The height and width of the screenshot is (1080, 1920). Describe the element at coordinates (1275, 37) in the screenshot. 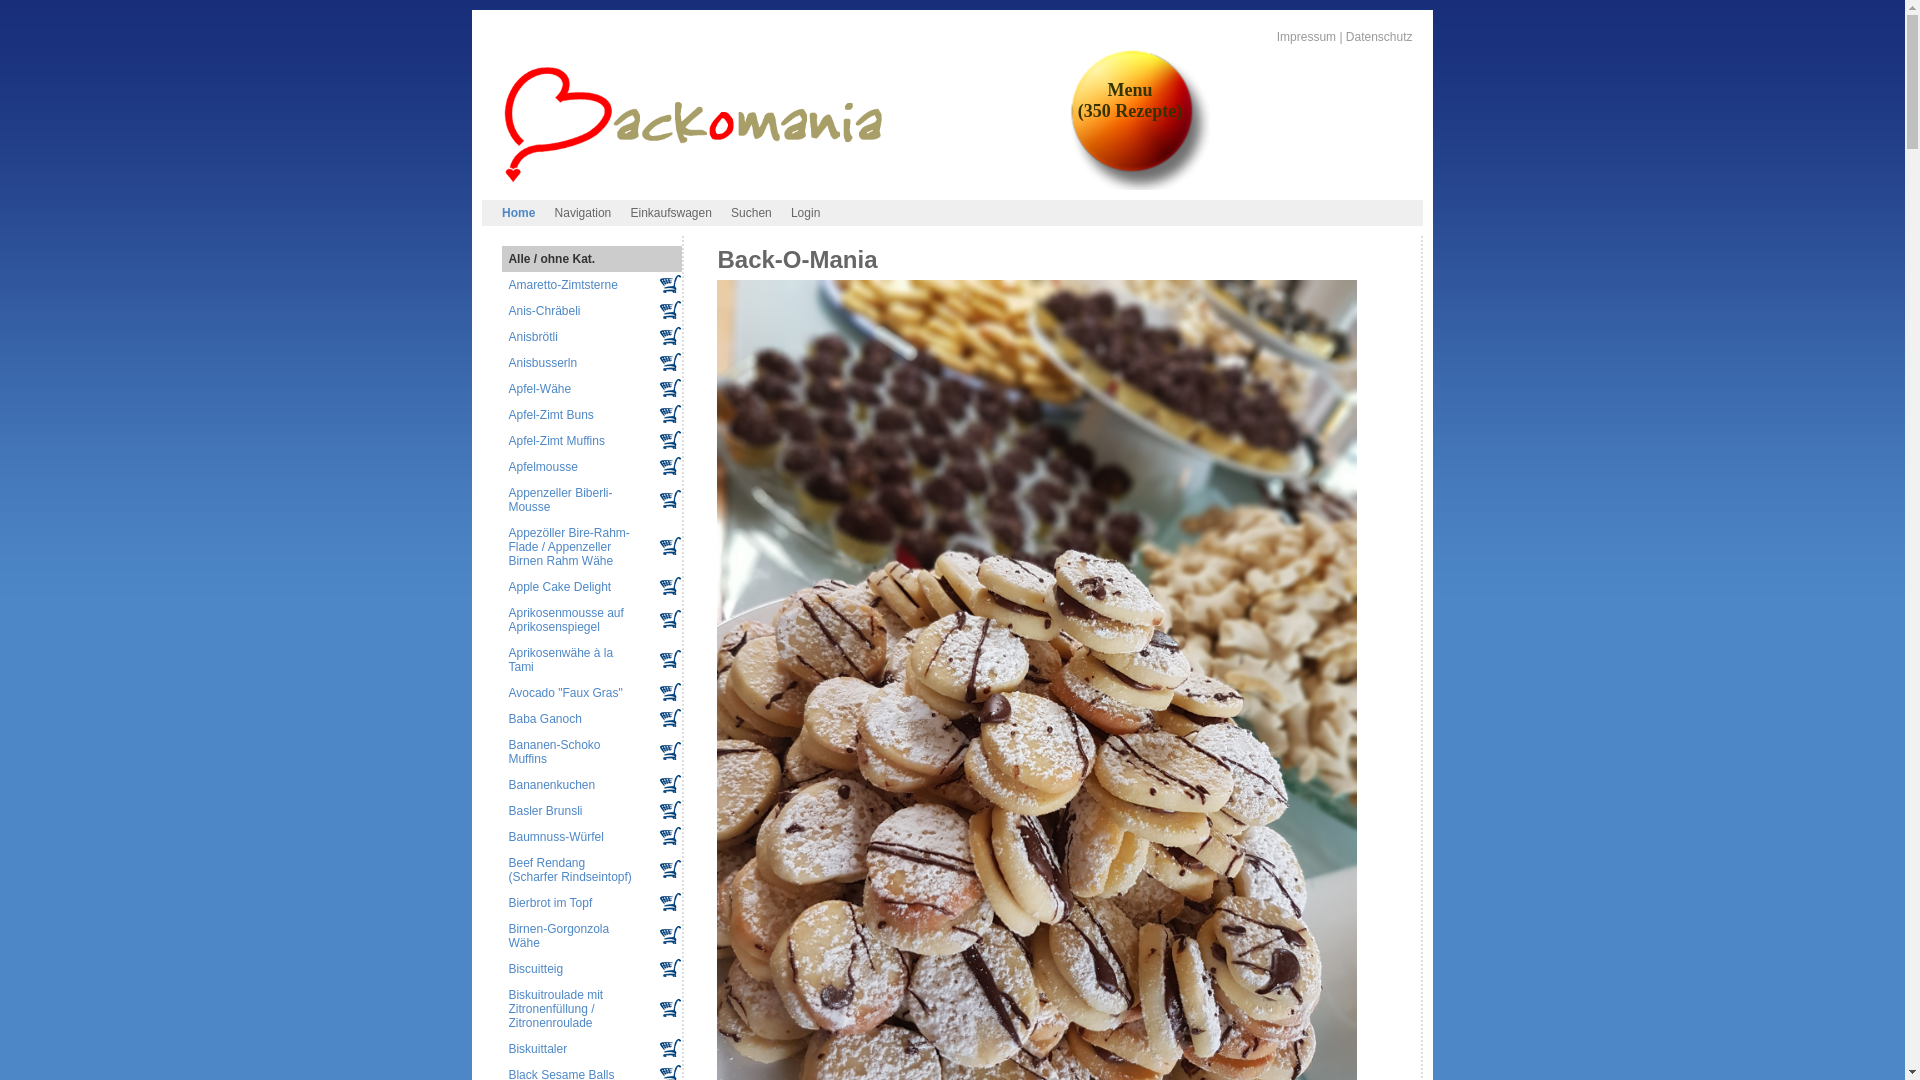

I see `'Impressum'` at that location.